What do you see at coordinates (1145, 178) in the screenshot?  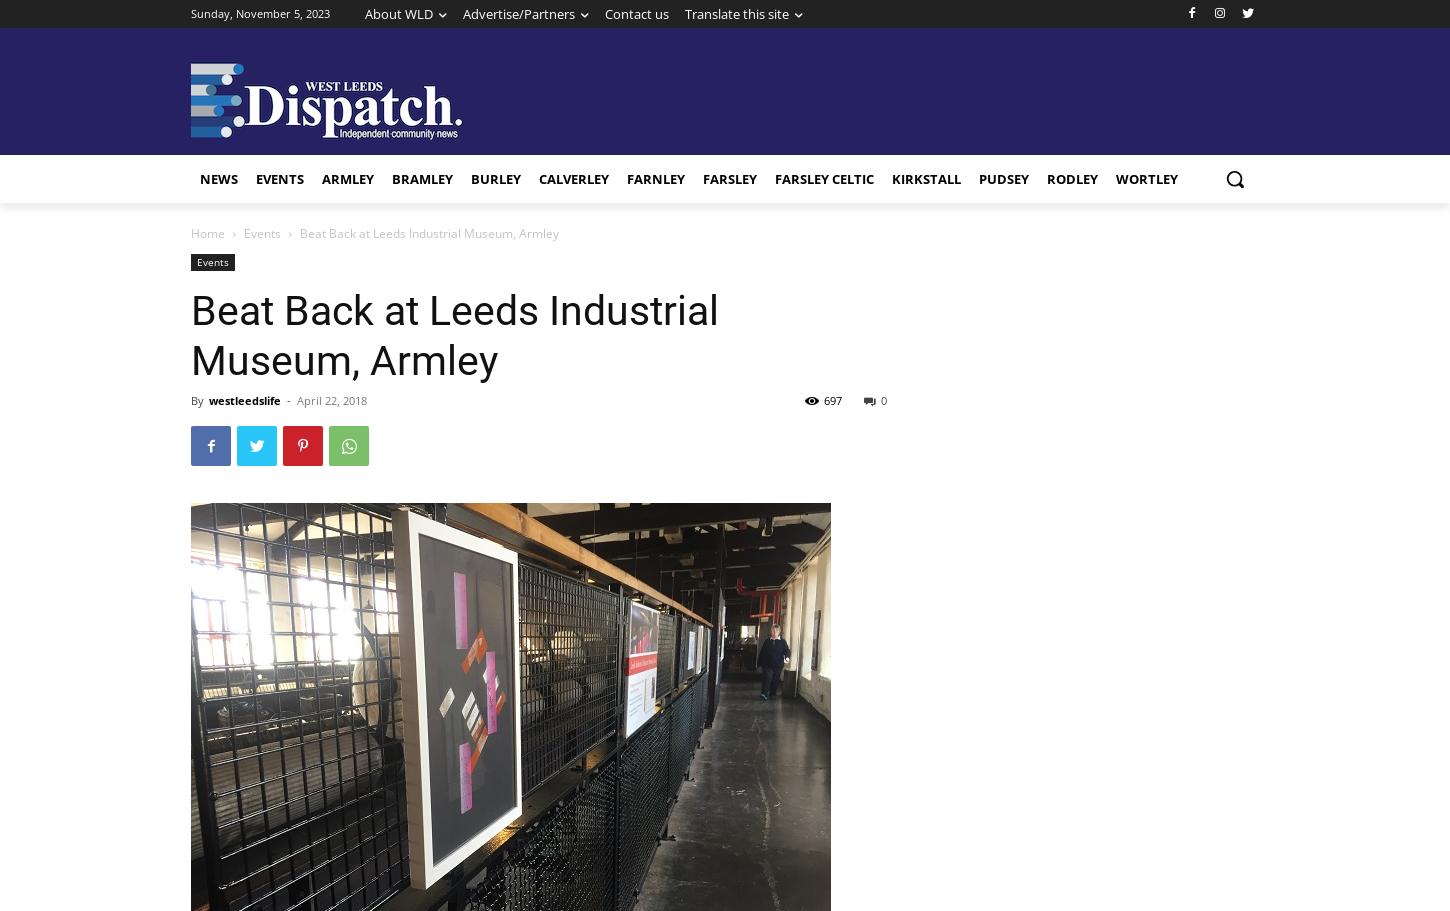 I see `'Wortley'` at bounding box center [1145, 178].